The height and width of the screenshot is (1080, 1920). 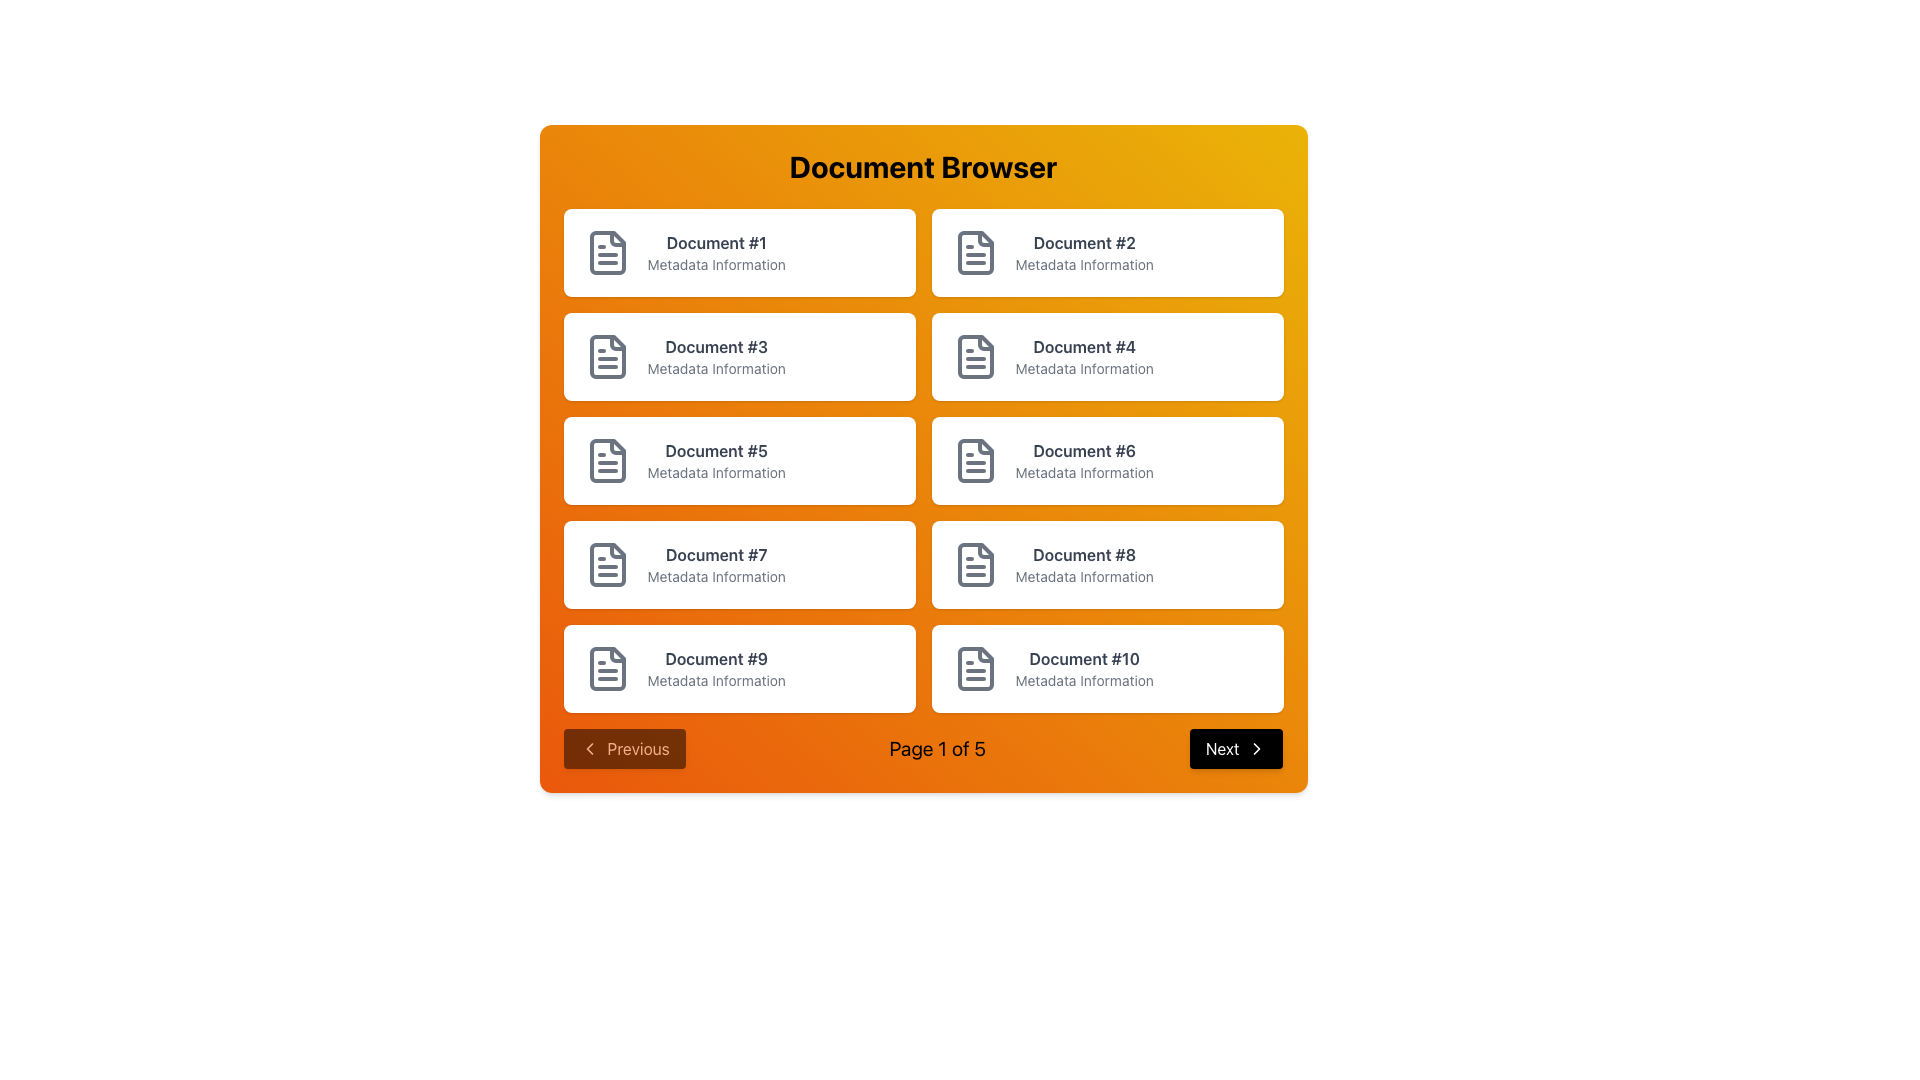 I want to click on the visual state of the small left-pointing chevron icon located within the 'Previous' navigation button at the bottom left corner of the interface, so click(x=588, y=748).